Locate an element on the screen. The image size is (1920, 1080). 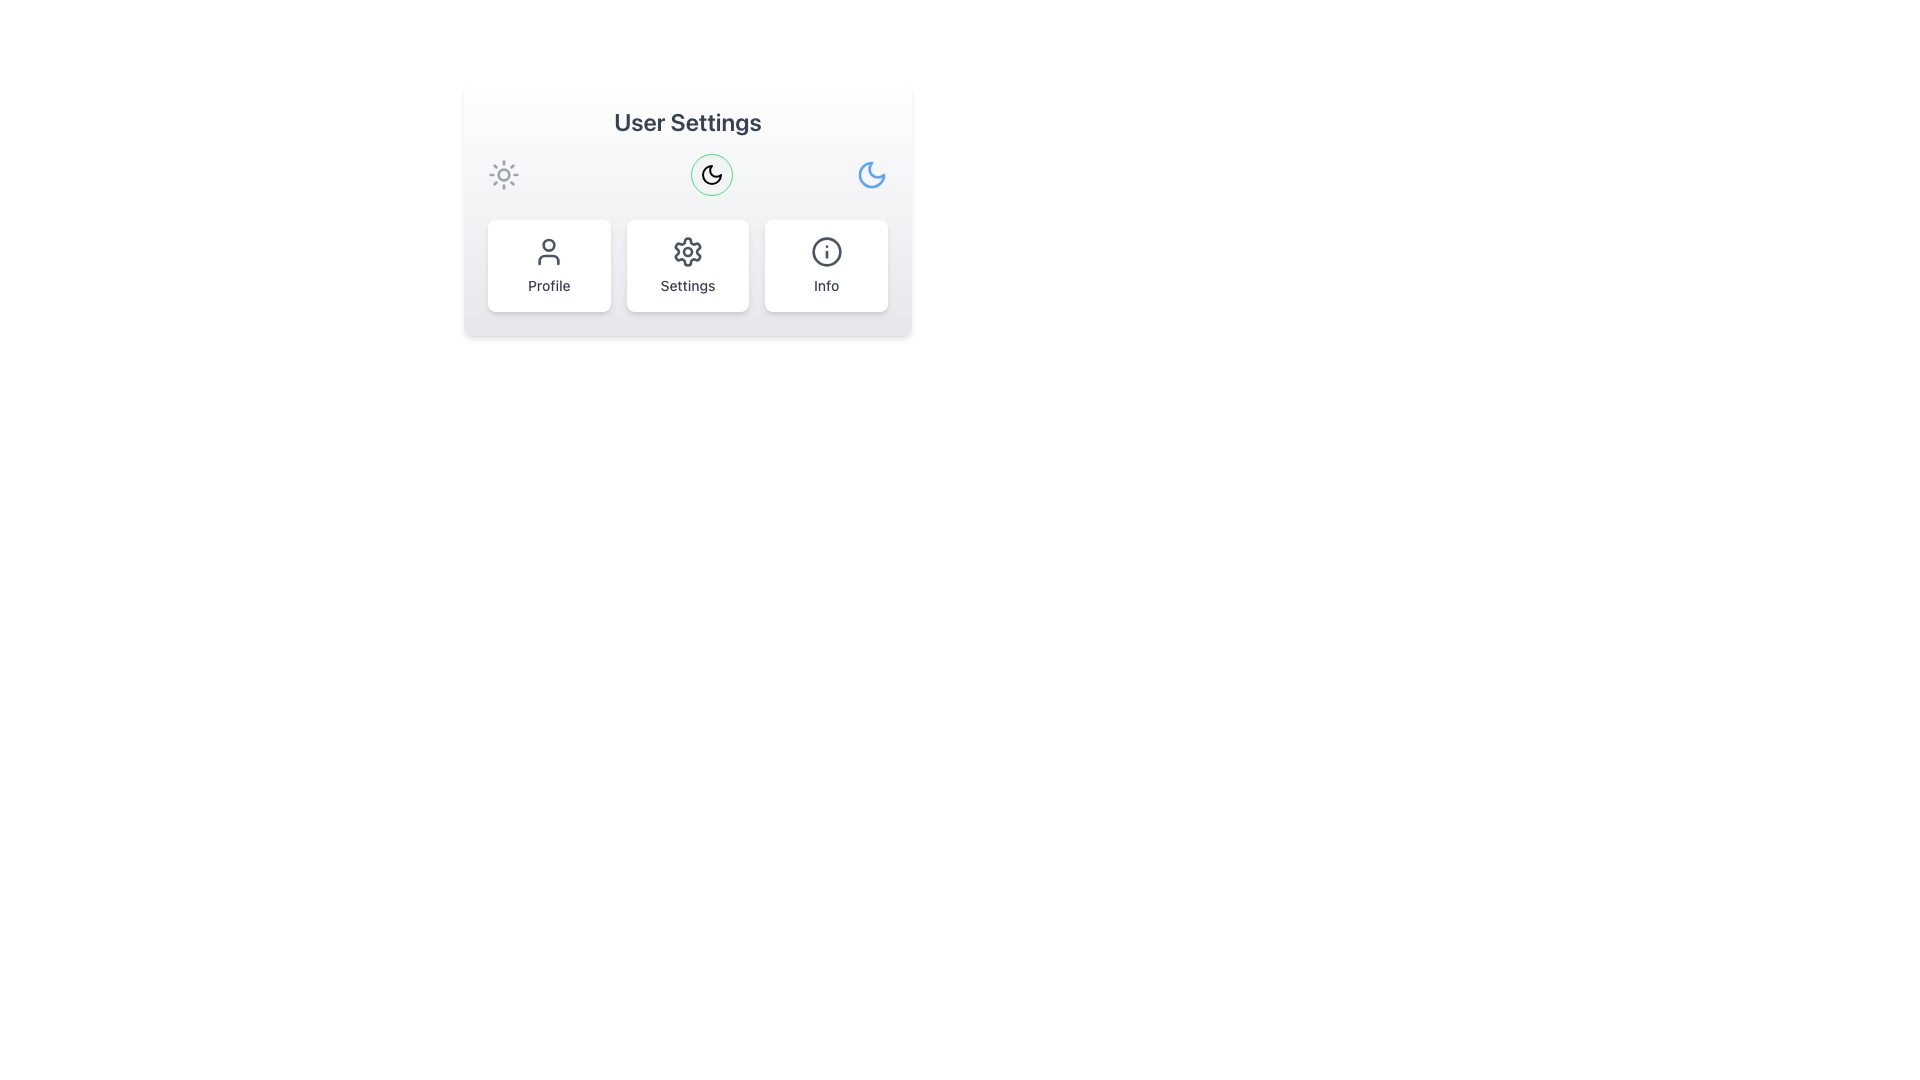
the 'Info' card button, which is the third item in a grid layout and features an 'i' symbol inside a circle is located at coordinates (826, 265).